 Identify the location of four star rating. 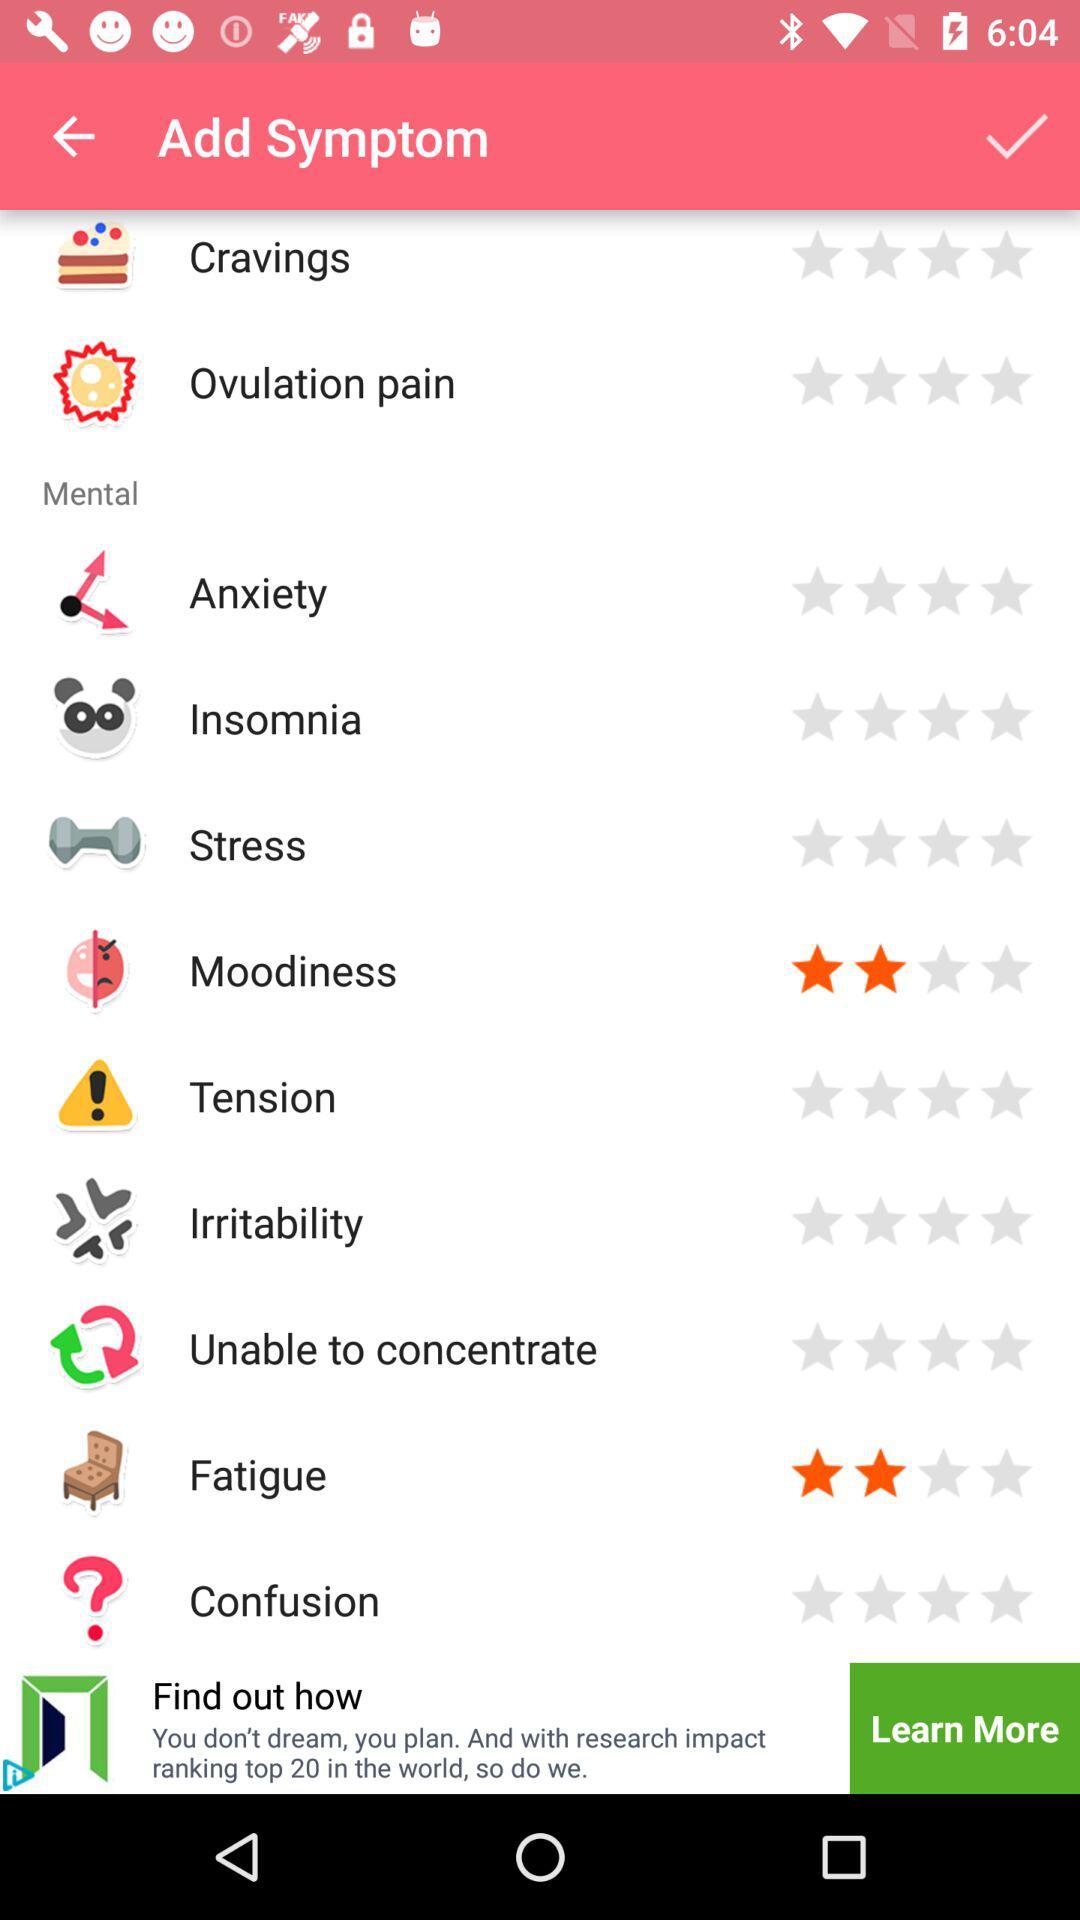
(1006, 843).